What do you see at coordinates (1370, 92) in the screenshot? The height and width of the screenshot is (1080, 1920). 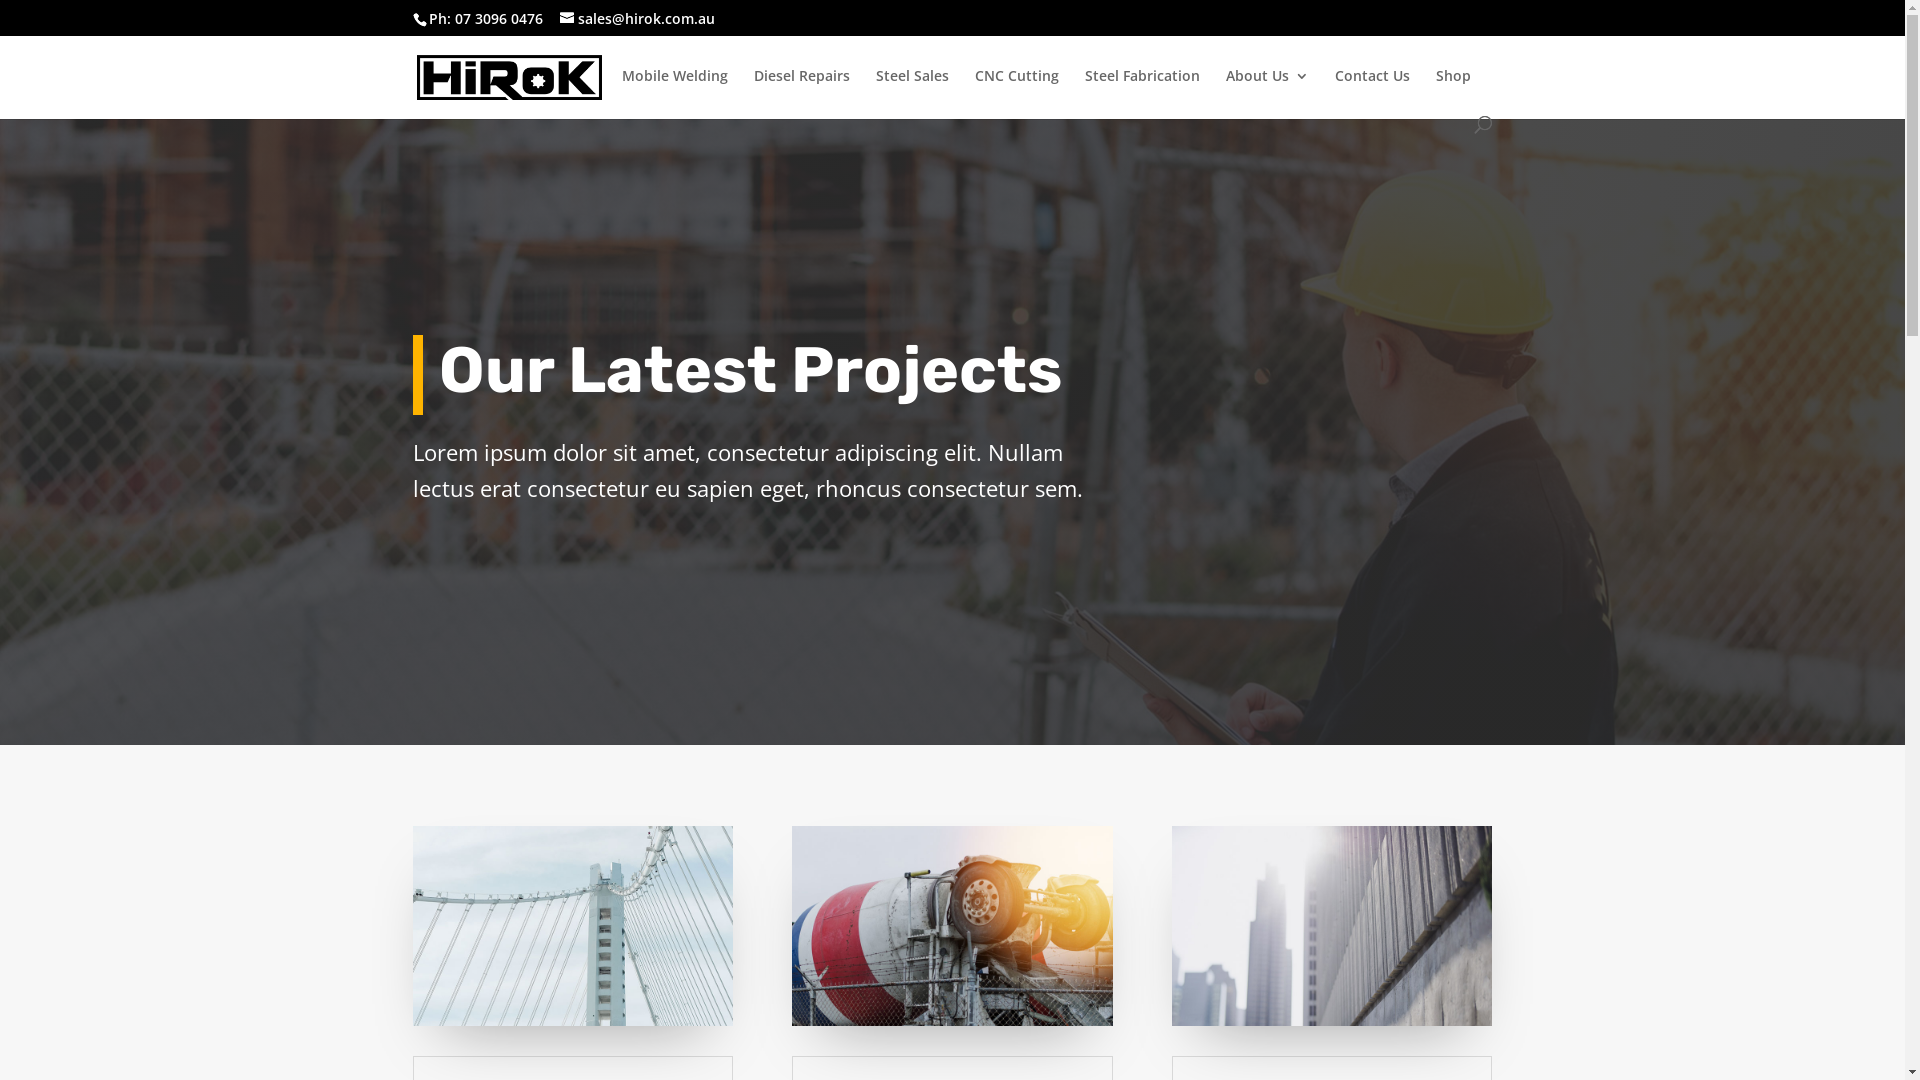 I see `'Contact Us'` at bounding box center [1370, 92].